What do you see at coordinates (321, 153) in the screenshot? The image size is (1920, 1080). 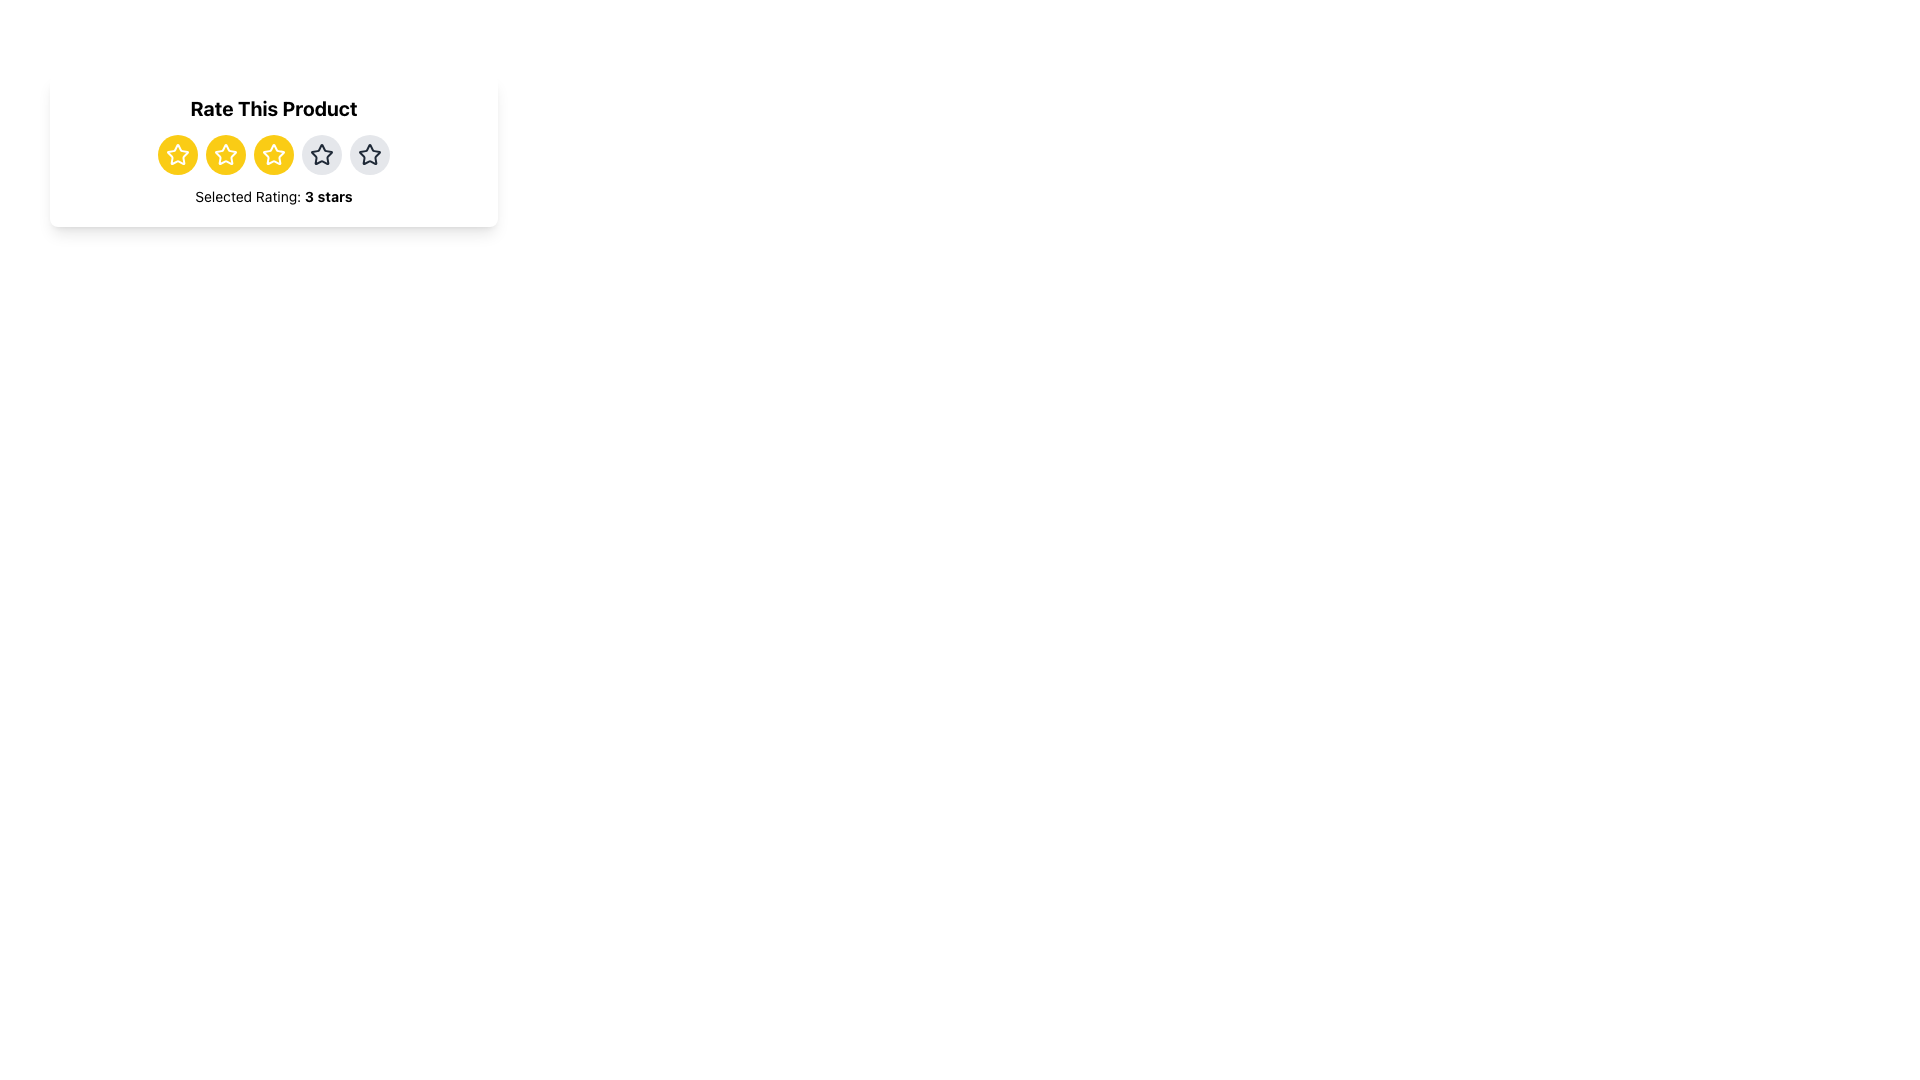 I see `the third star-shaped icon in a horizontal row, which is styled with an outlined stroke and positioned centrally within the row` at bounding box center [321, 153].